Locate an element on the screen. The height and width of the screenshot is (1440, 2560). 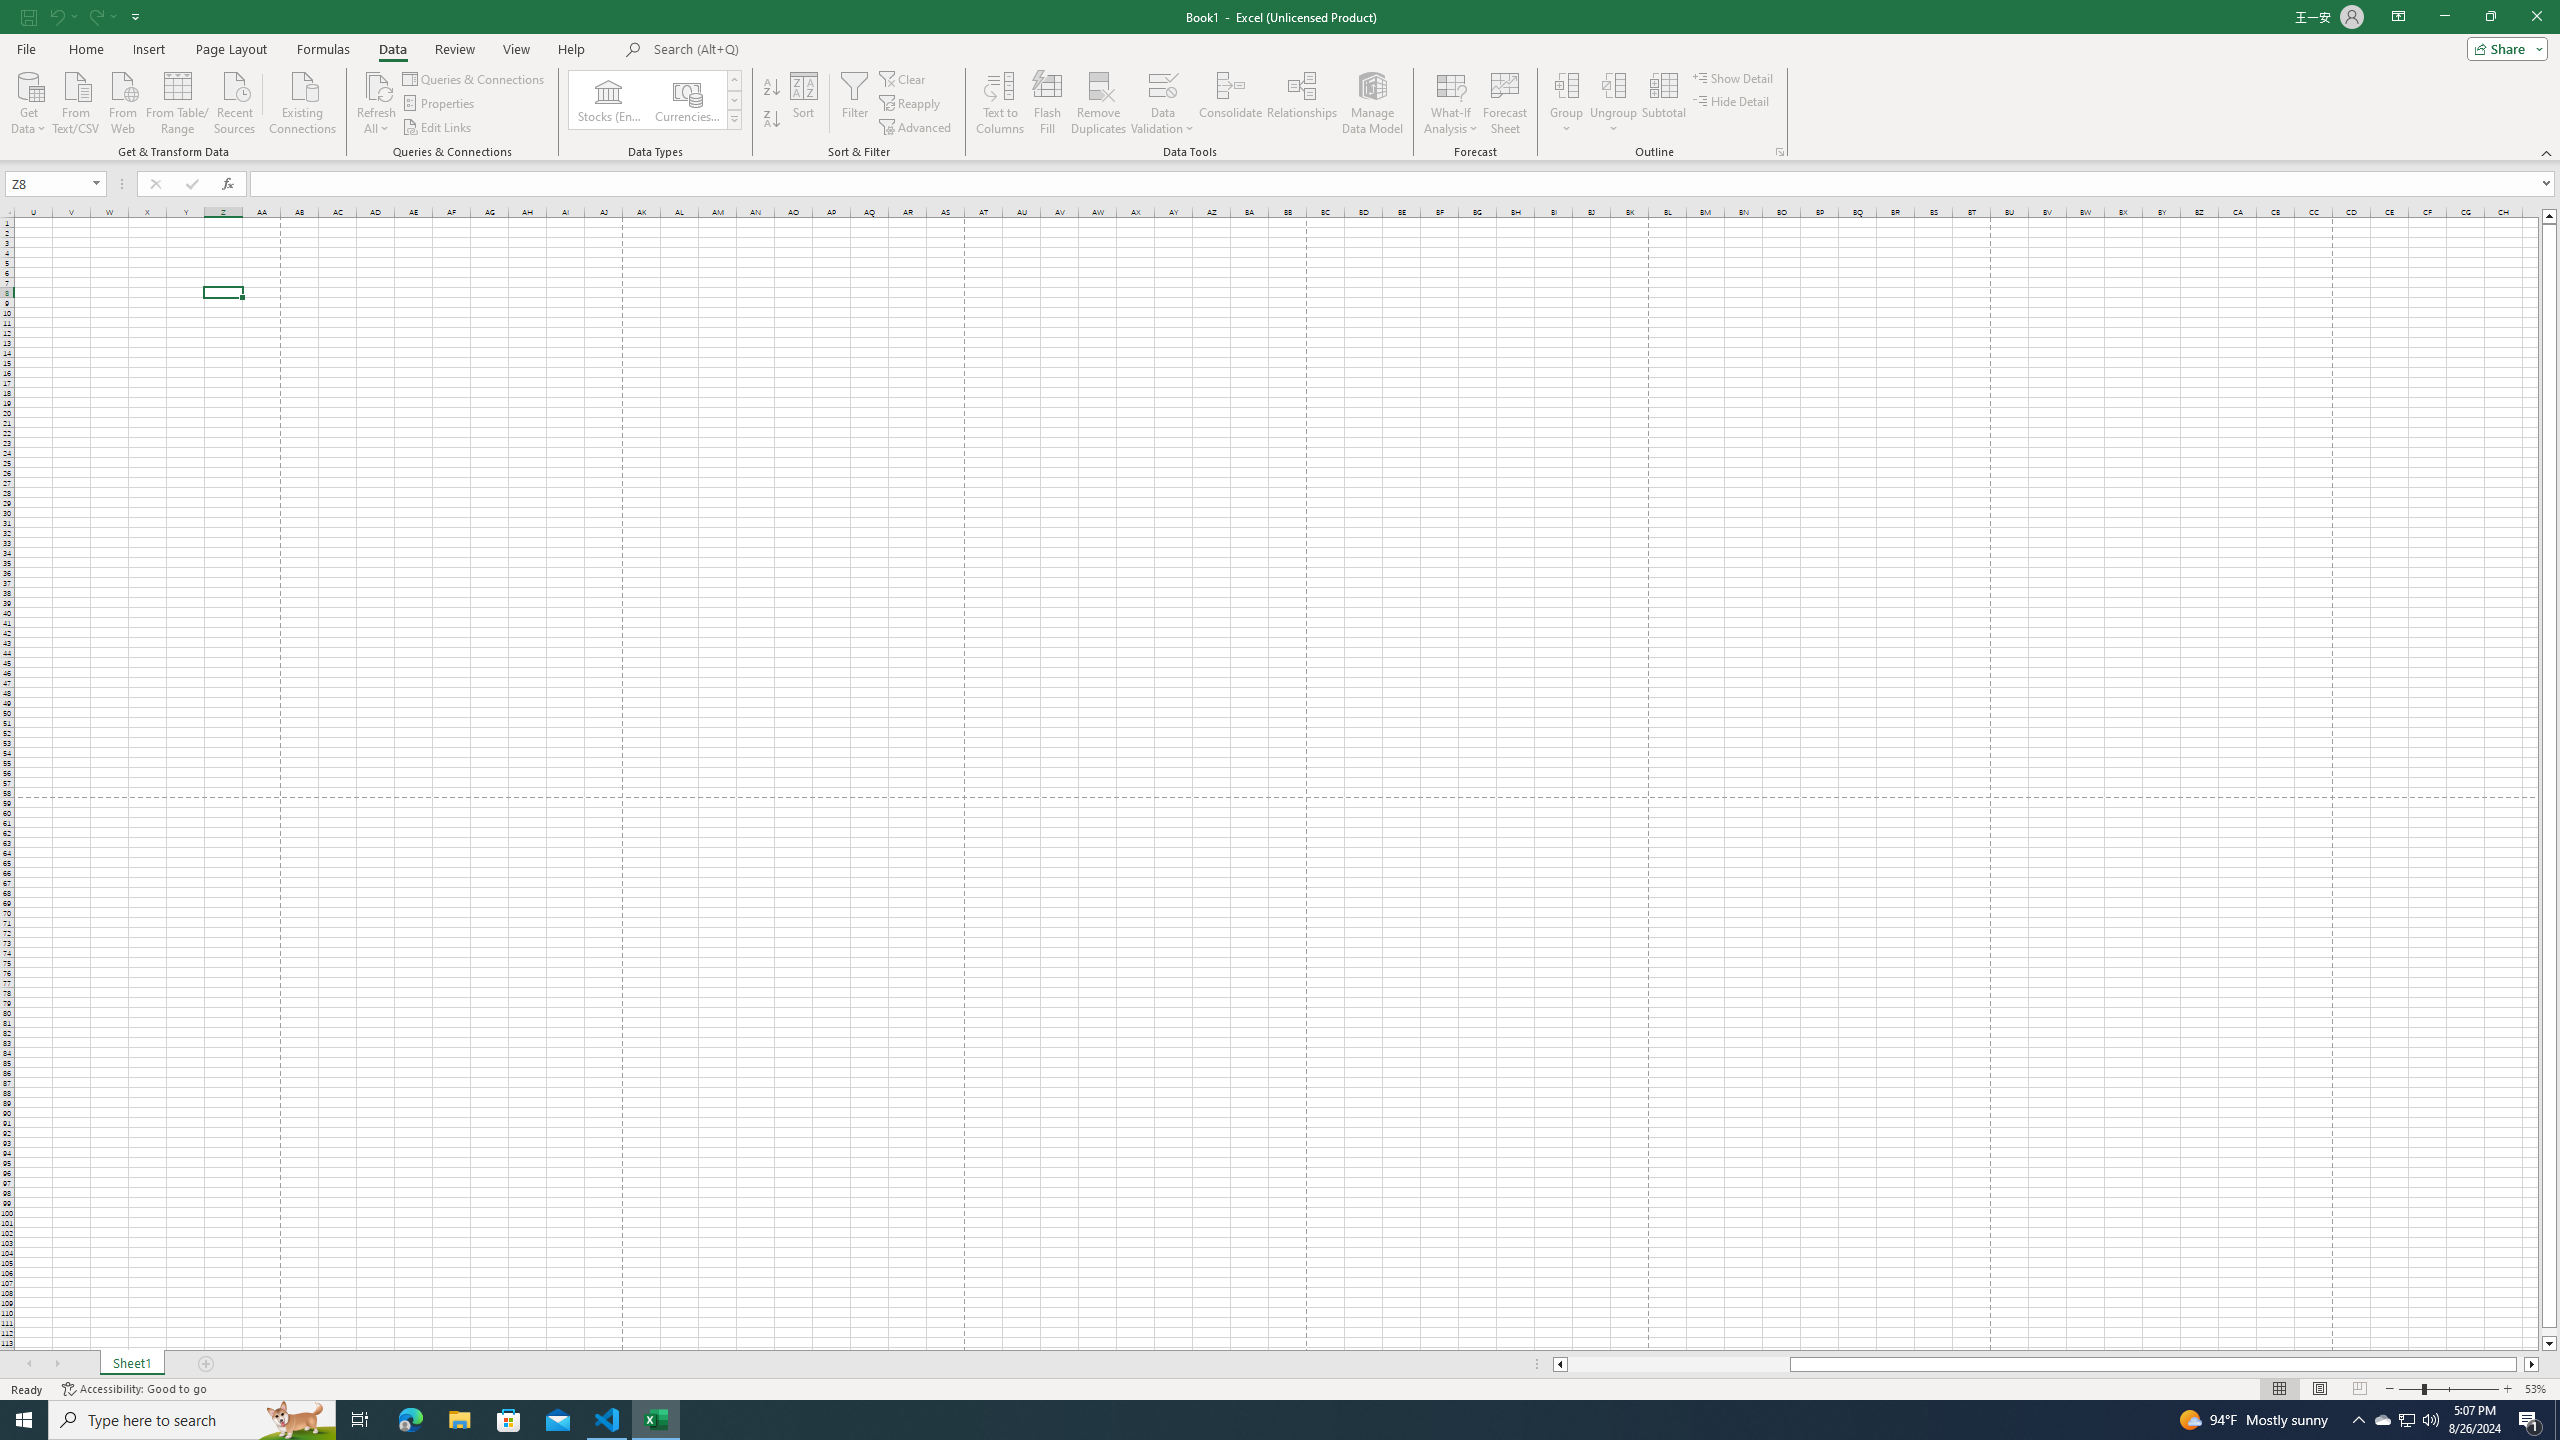
'From Table/Range' is located at coordinates (176, 100).